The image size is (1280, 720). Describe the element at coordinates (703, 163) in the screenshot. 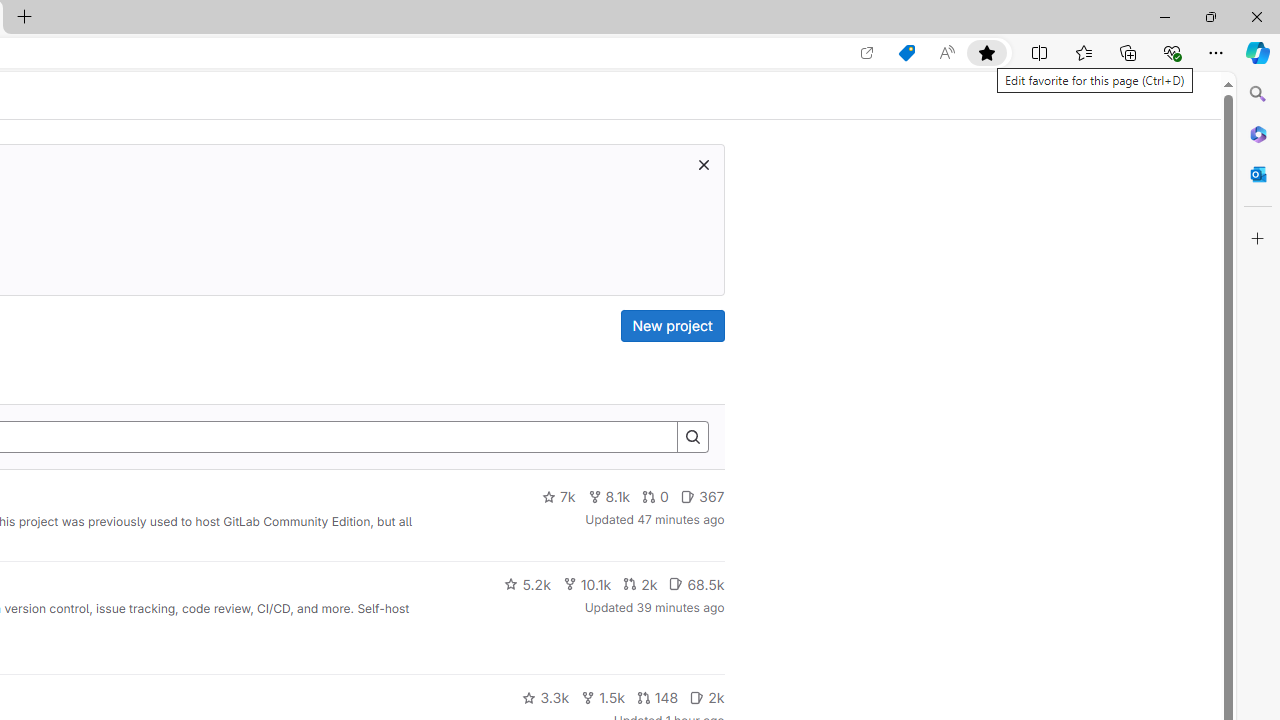

I see `'Dismiss trial promotion'` at that location.